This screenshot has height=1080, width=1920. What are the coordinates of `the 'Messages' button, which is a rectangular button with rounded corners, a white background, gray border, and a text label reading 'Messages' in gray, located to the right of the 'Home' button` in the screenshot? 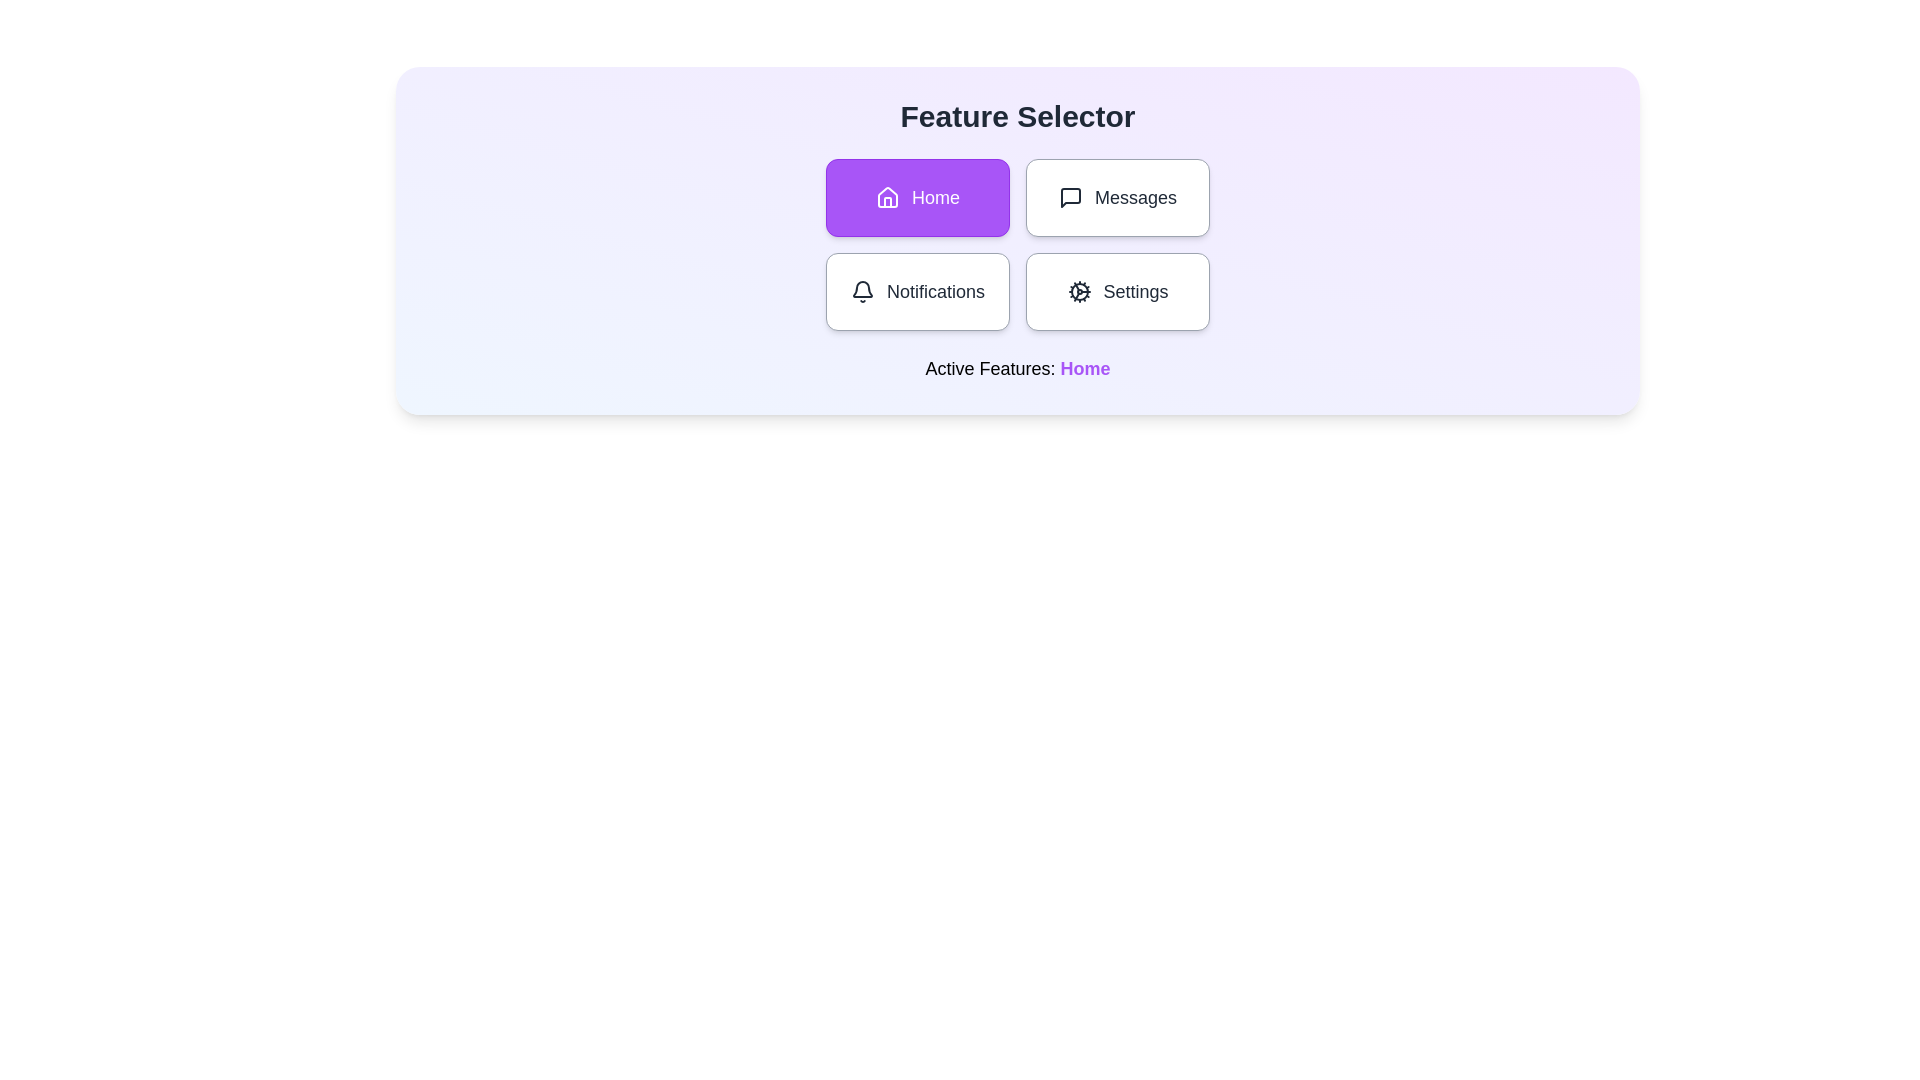 It's located at (1117, 197).